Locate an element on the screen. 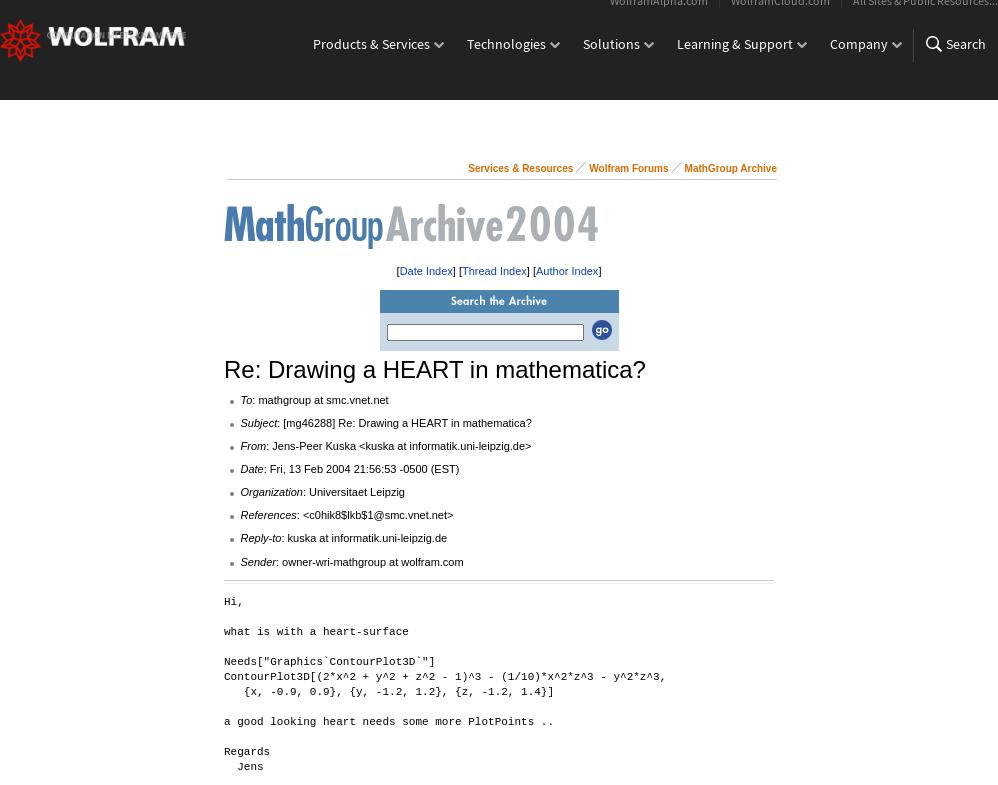  'Date' is located at coordinates (250, 469).